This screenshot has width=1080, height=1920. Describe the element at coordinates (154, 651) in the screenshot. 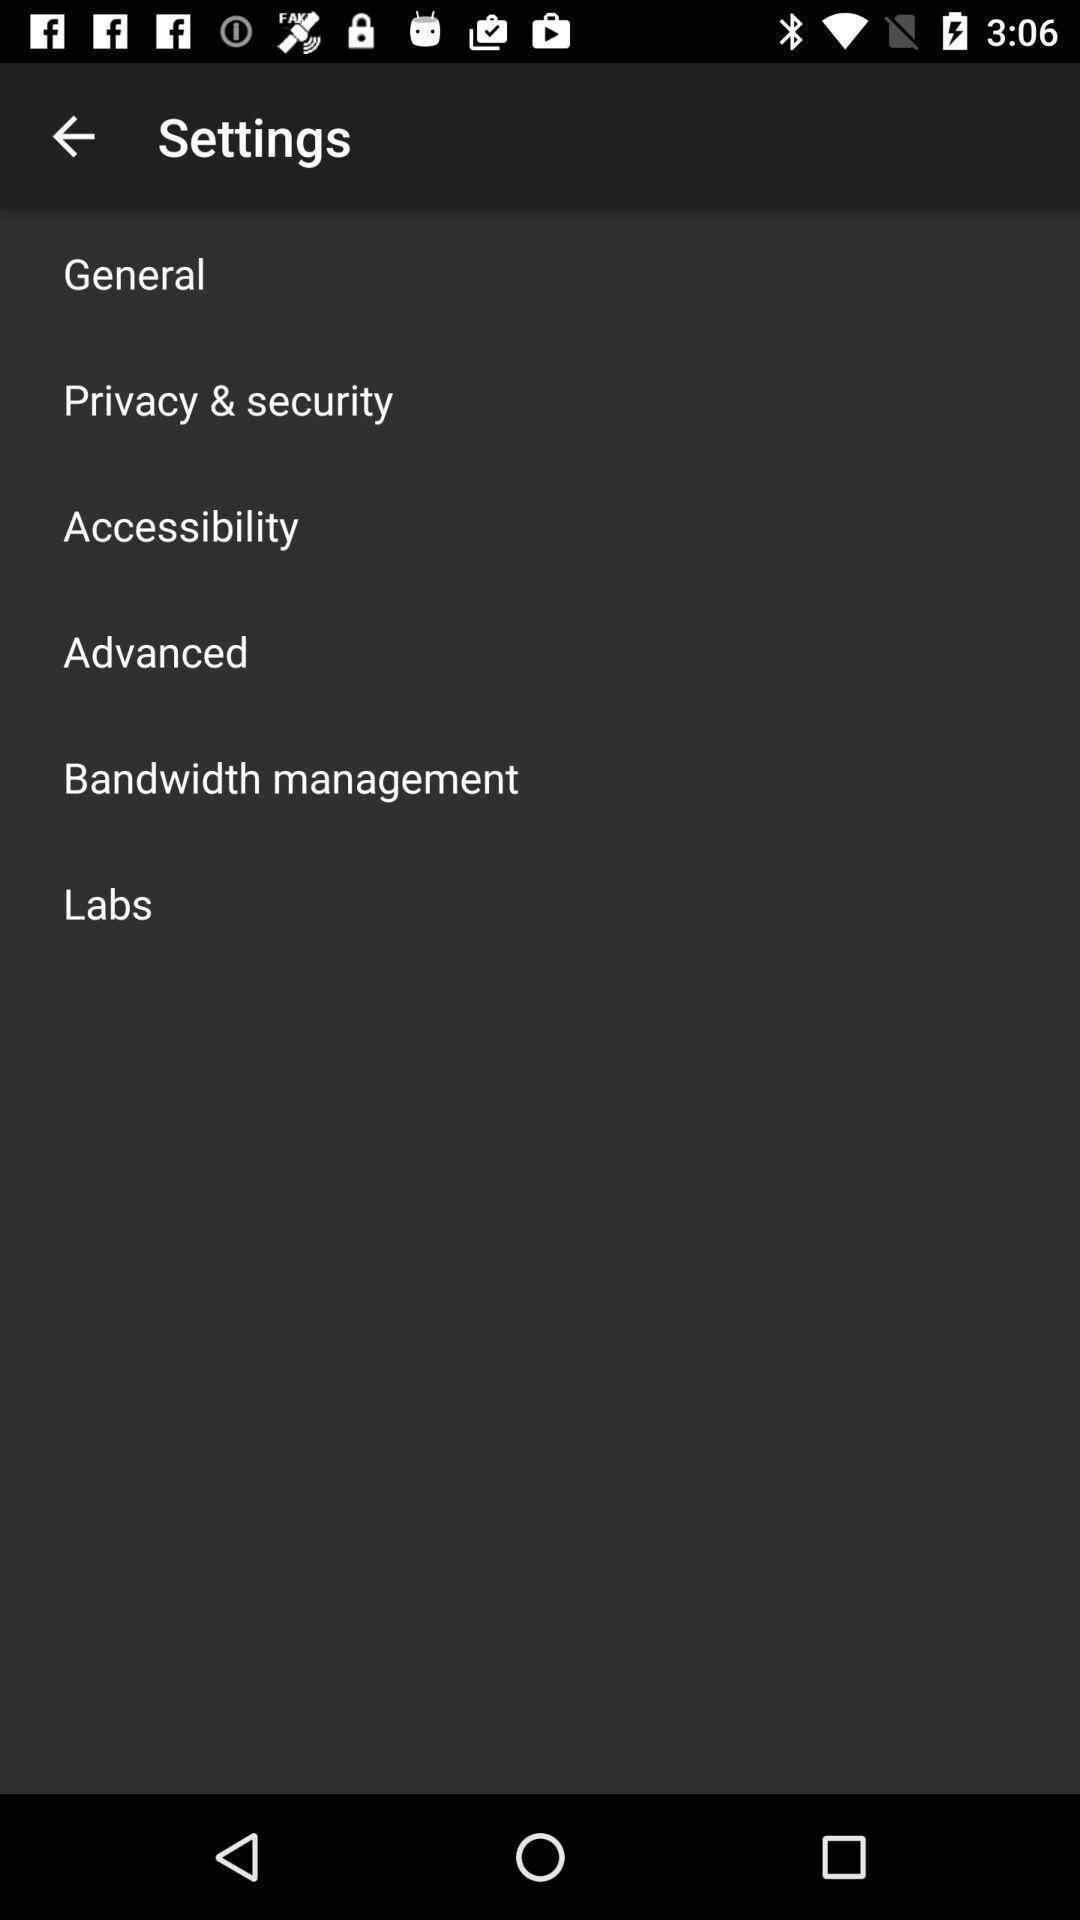

I see `advanced` at that location.